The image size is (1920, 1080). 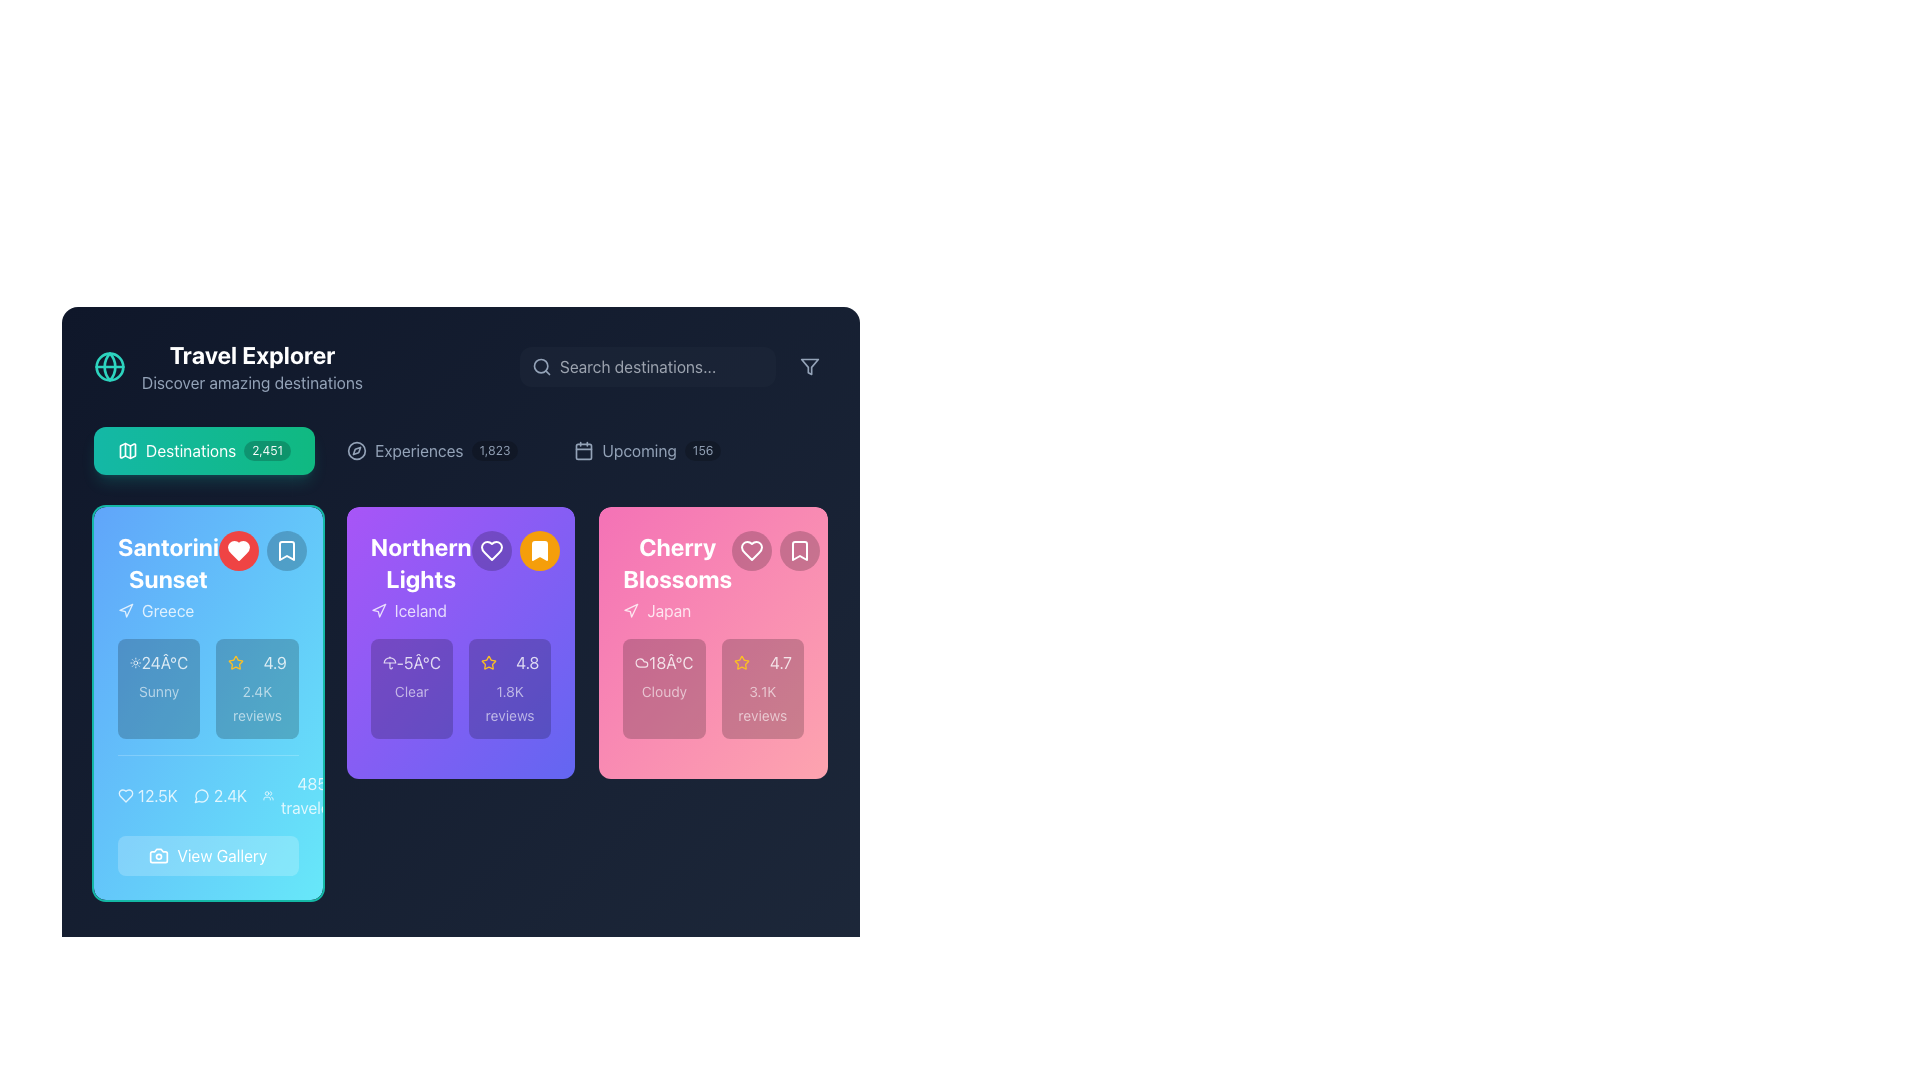 I want to click on the 'Destinations' icon located in the top navigation bar, so click(x=127, y=451).